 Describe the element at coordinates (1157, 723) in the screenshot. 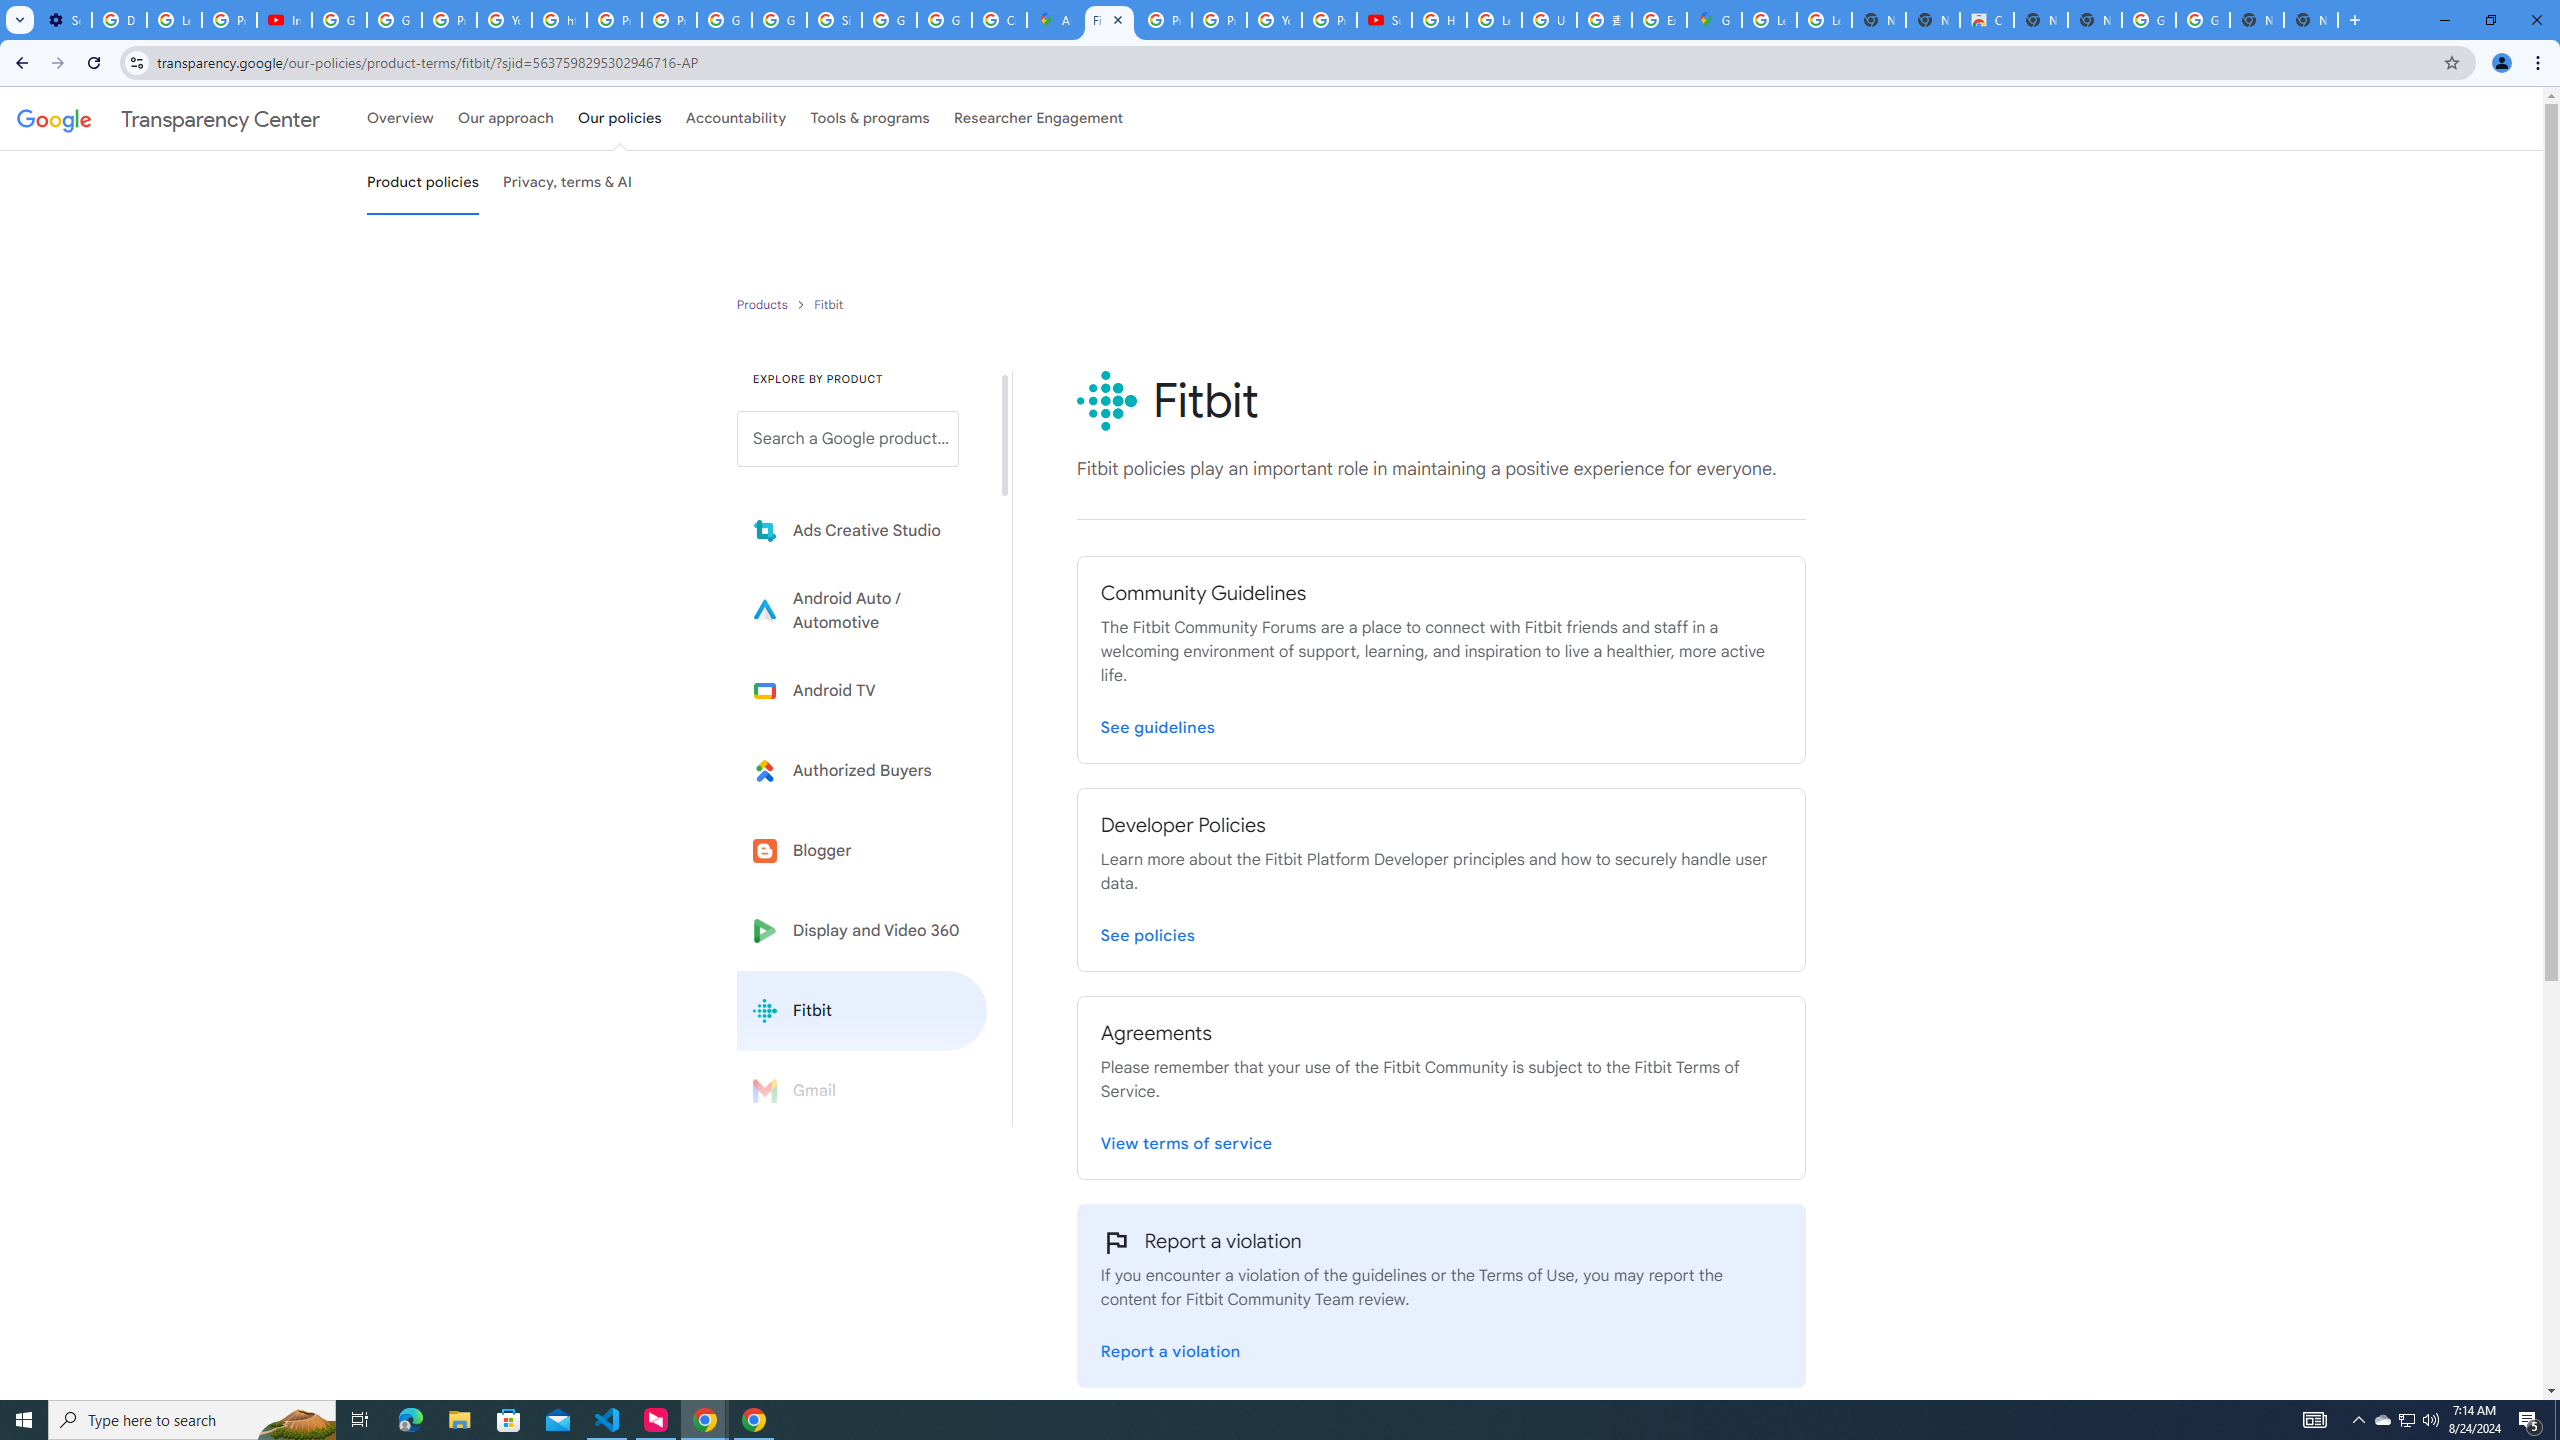

I see `'Visit Fitbit Community Guidelines page'` at that location.